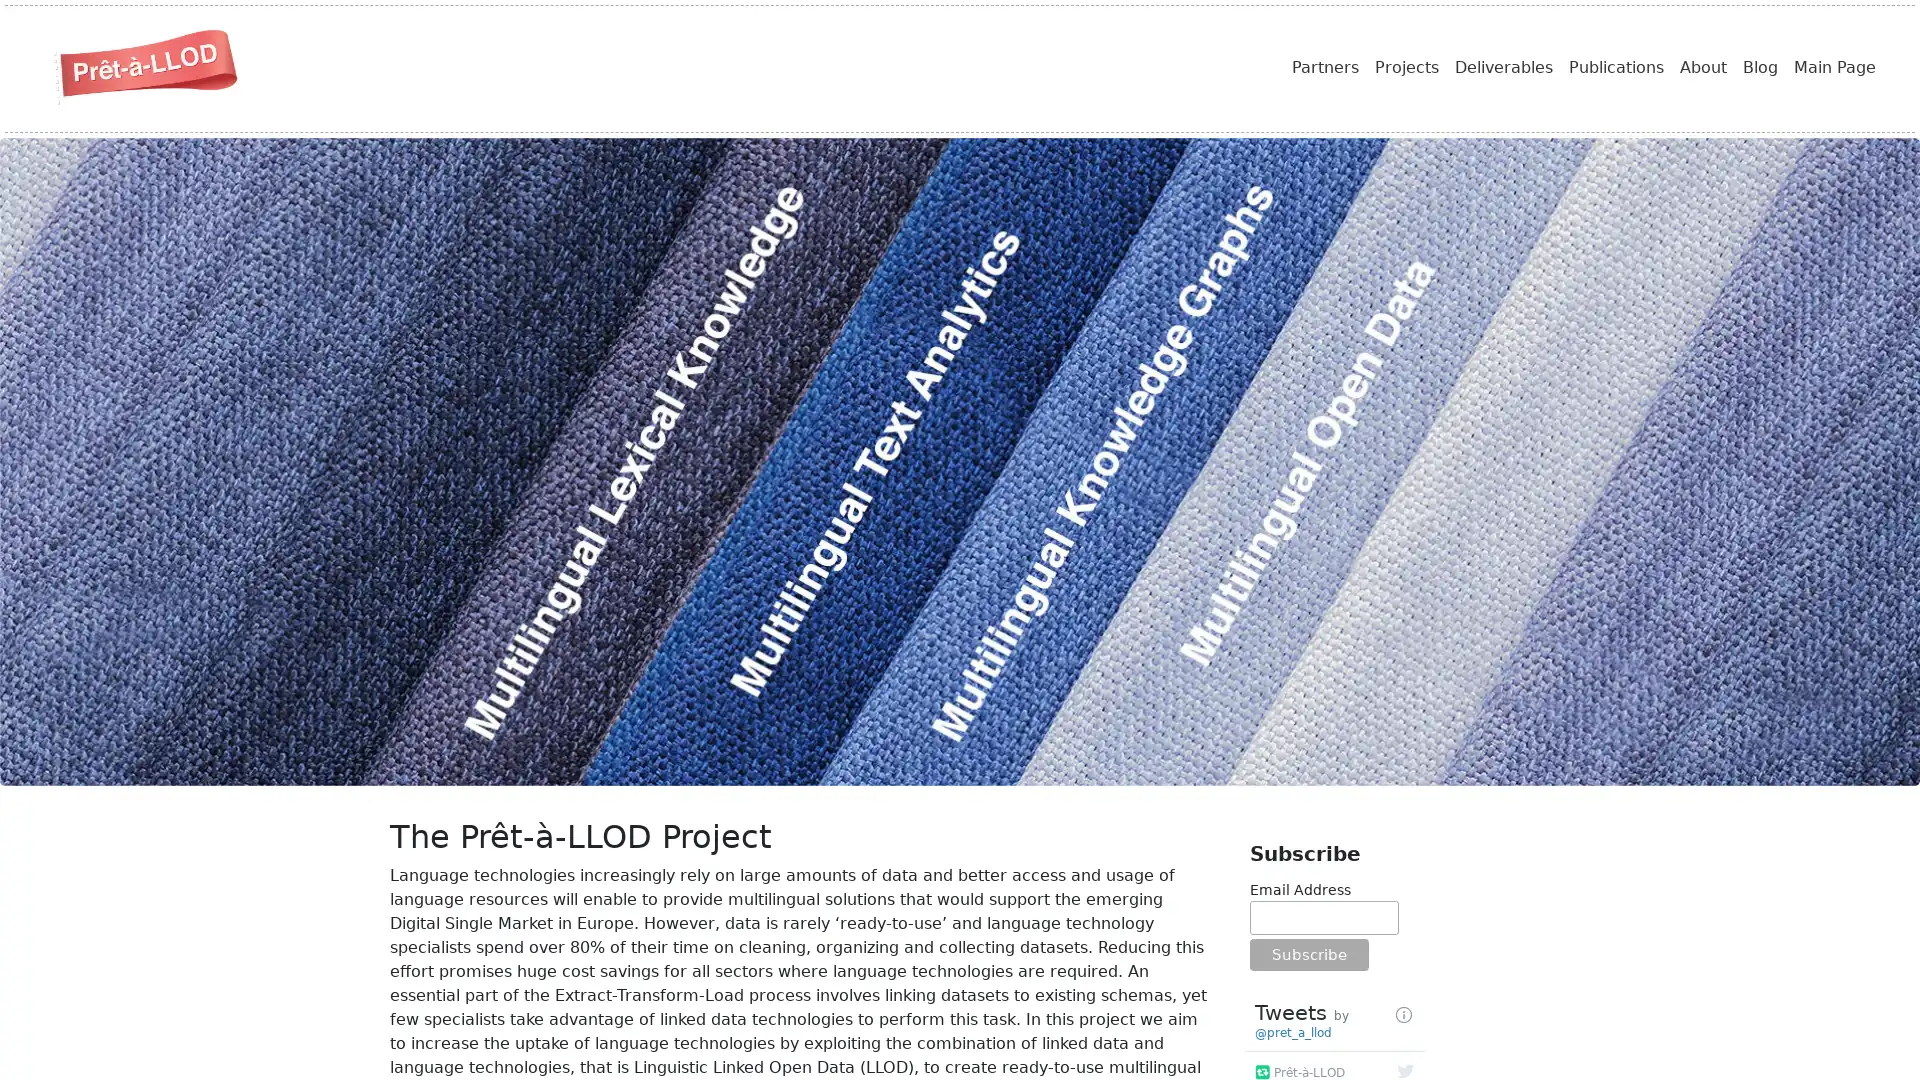 This screenshot has width=1920, height=1080. I want to click on Subscribe, so click(1308, 954).